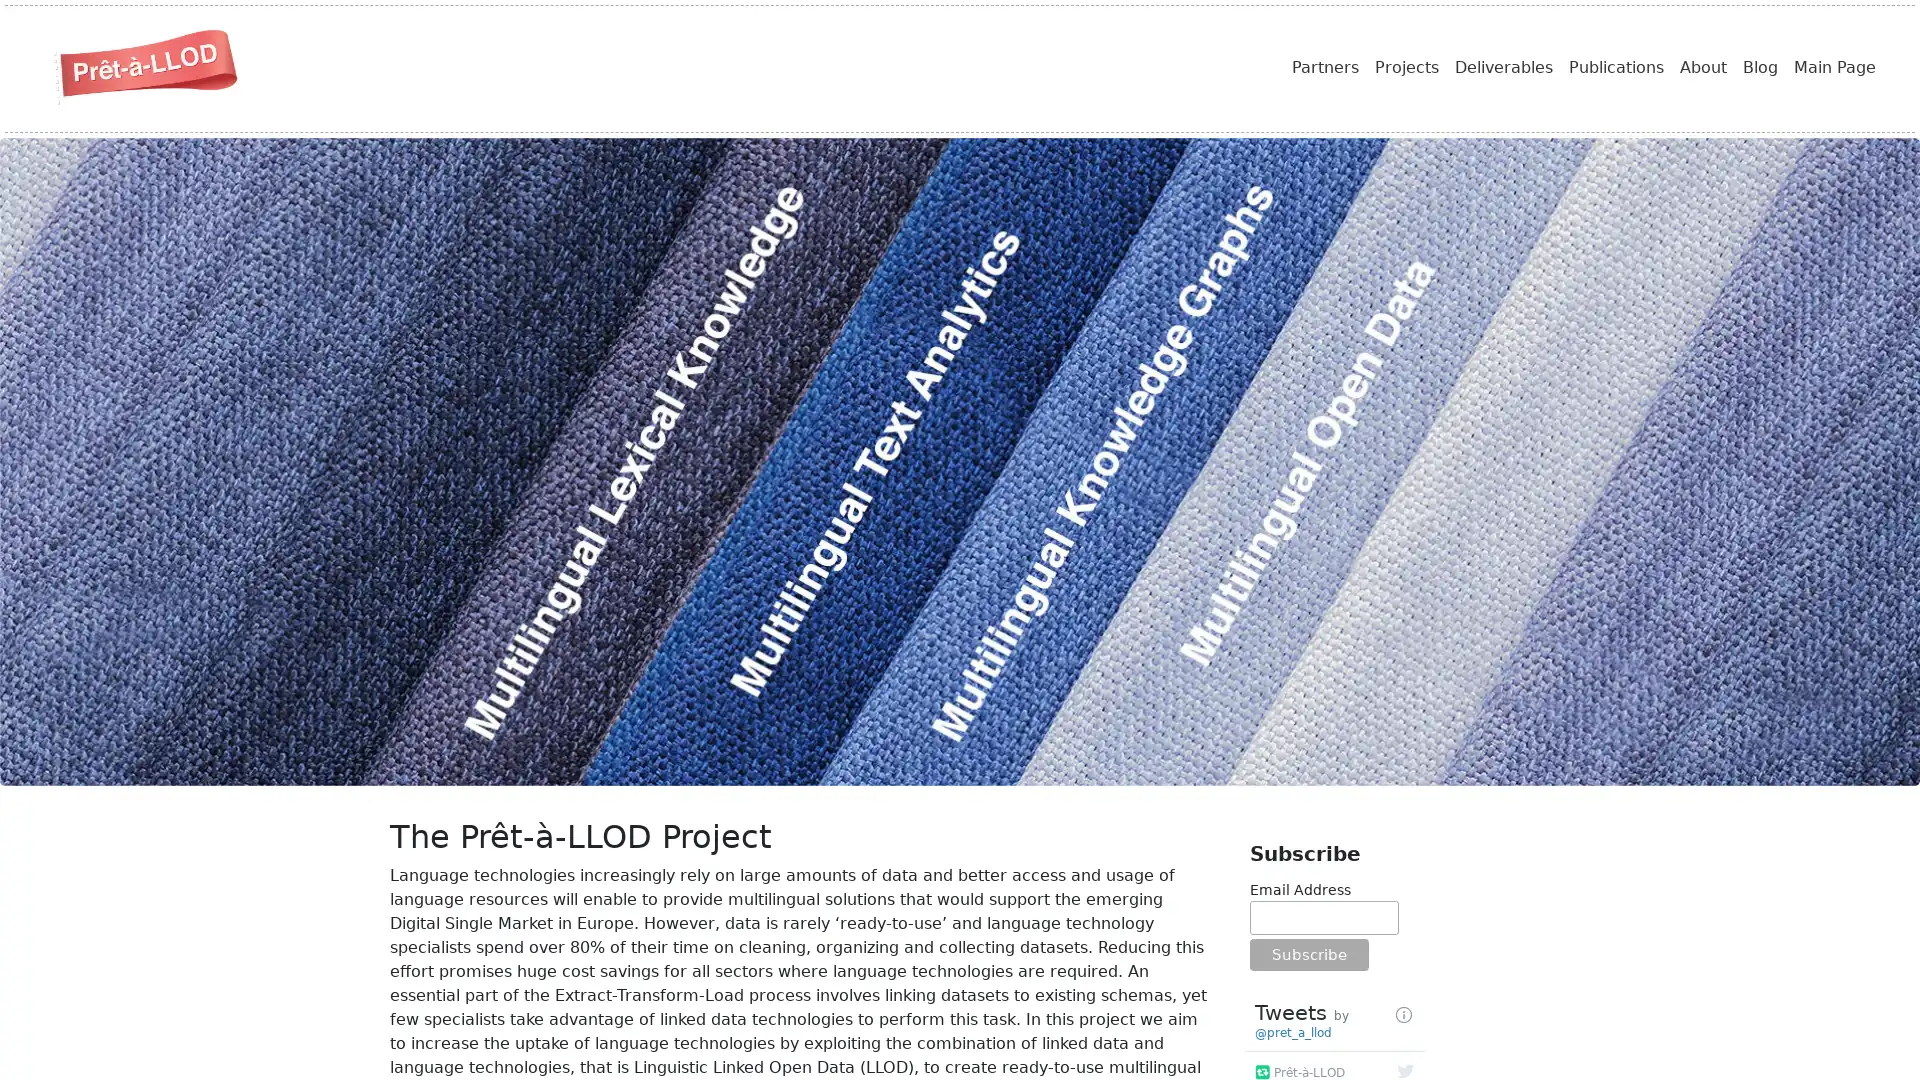 This screenshot has width=1920, height=1080. I want to click on Subscribe, so click(1308, 954).